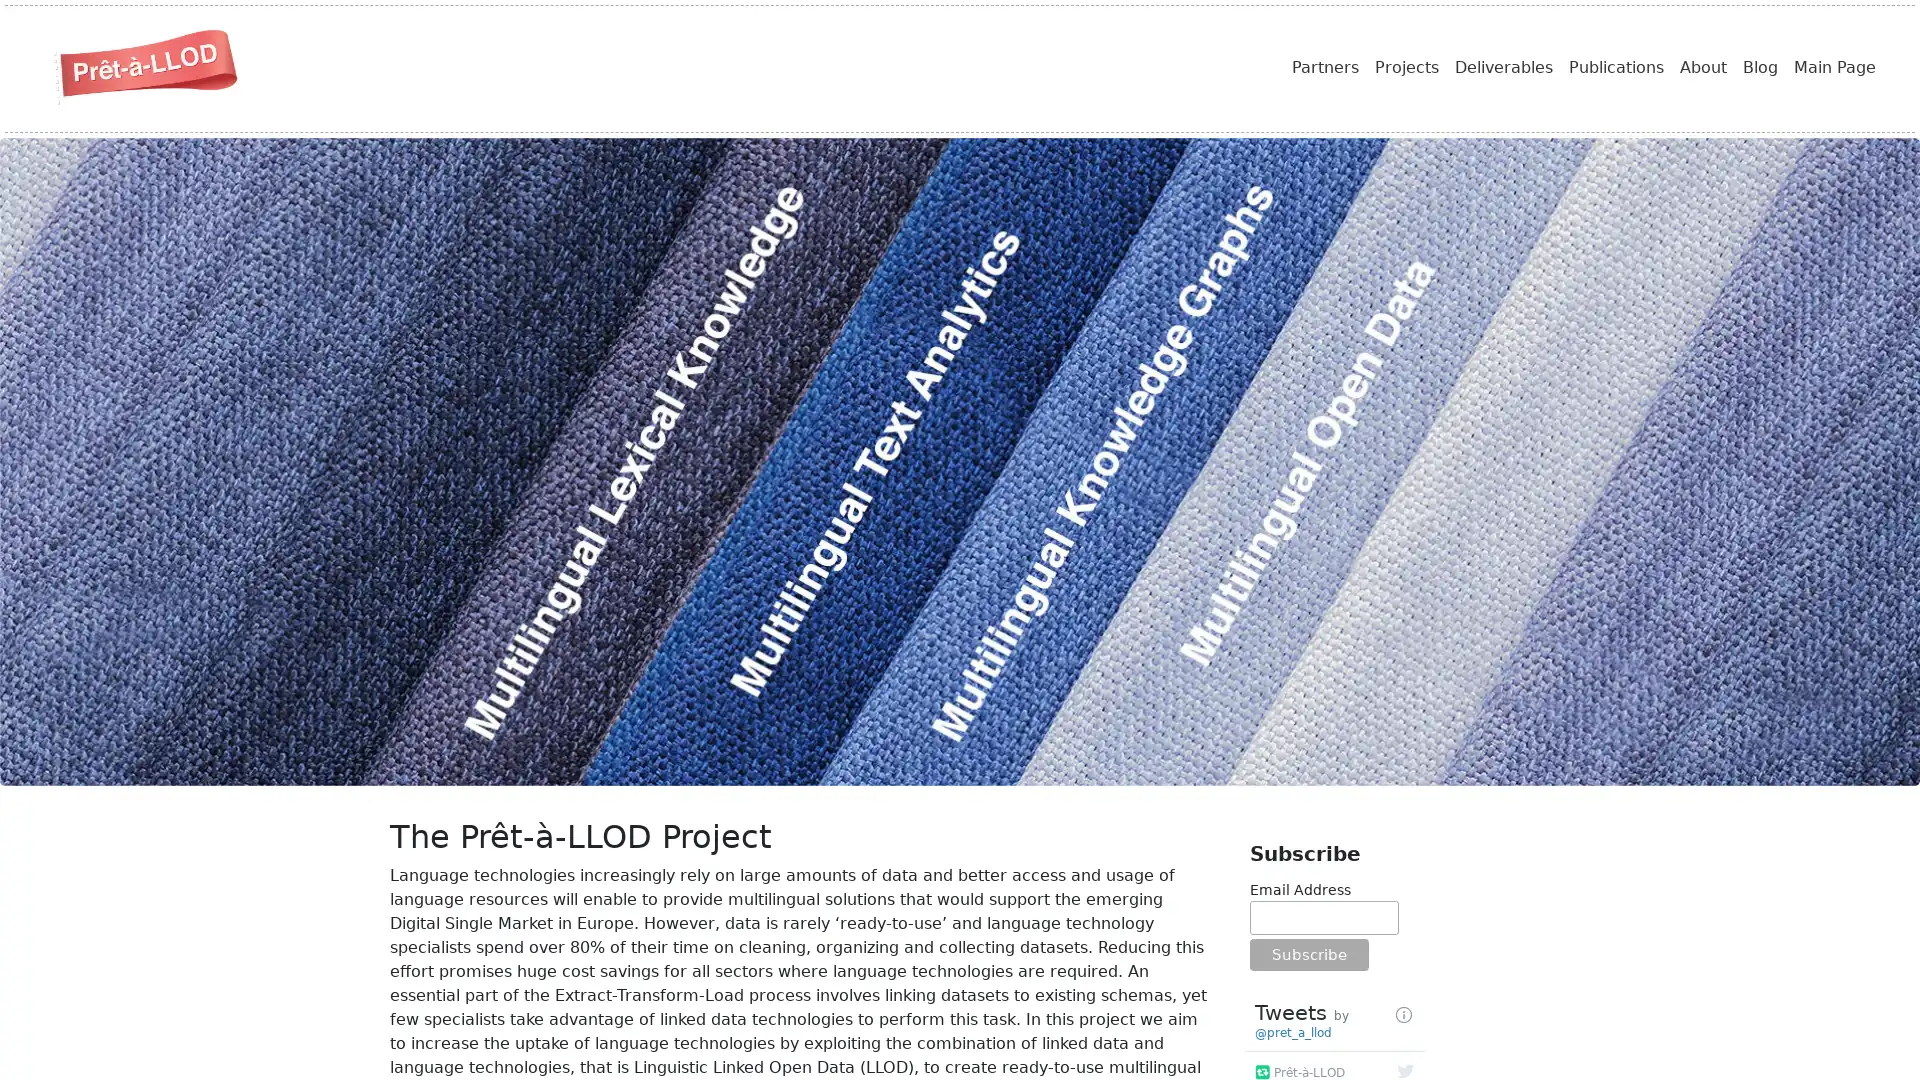 This screenshot has width=1920, height=1080. I want to click on Subscribe, so click(1308, 954).